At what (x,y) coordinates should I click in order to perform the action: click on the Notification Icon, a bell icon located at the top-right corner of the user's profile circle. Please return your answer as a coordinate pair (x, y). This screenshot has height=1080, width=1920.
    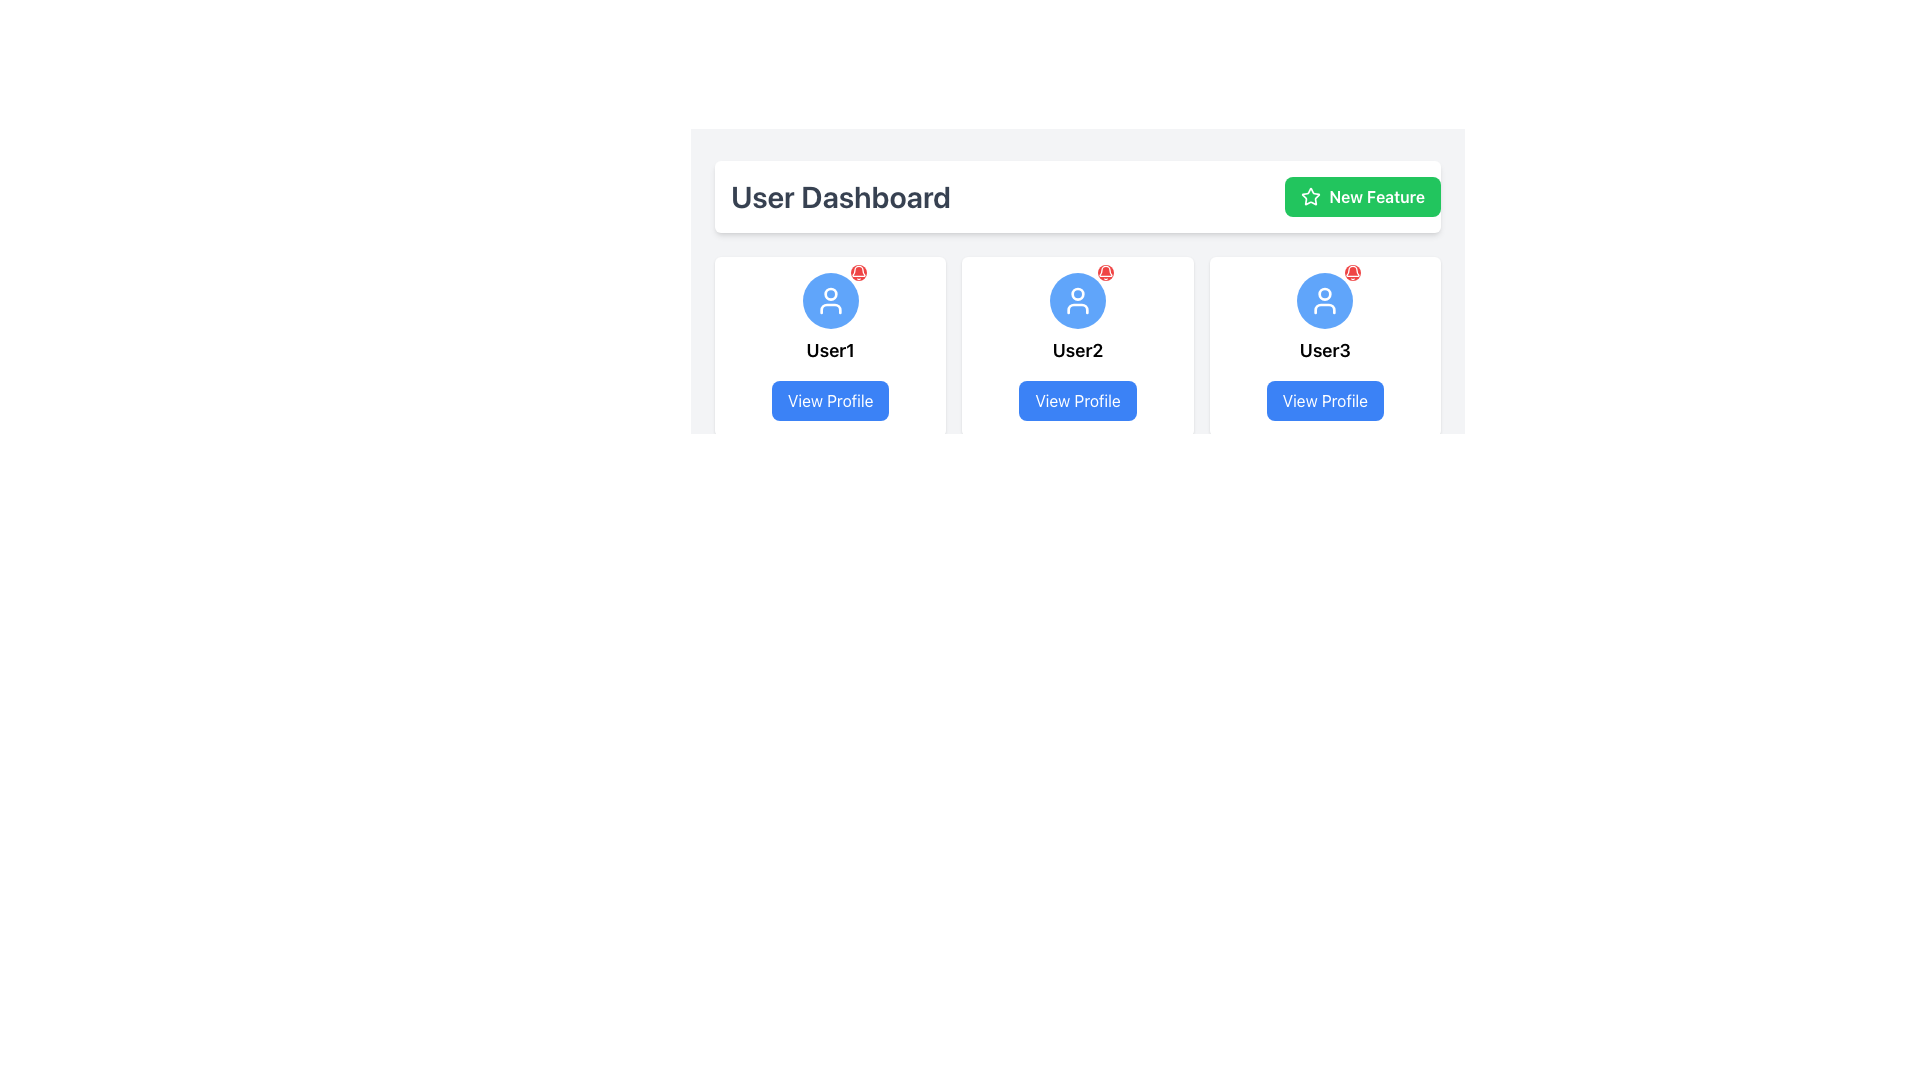
    Looking at the image, I should click on (1353, 273).